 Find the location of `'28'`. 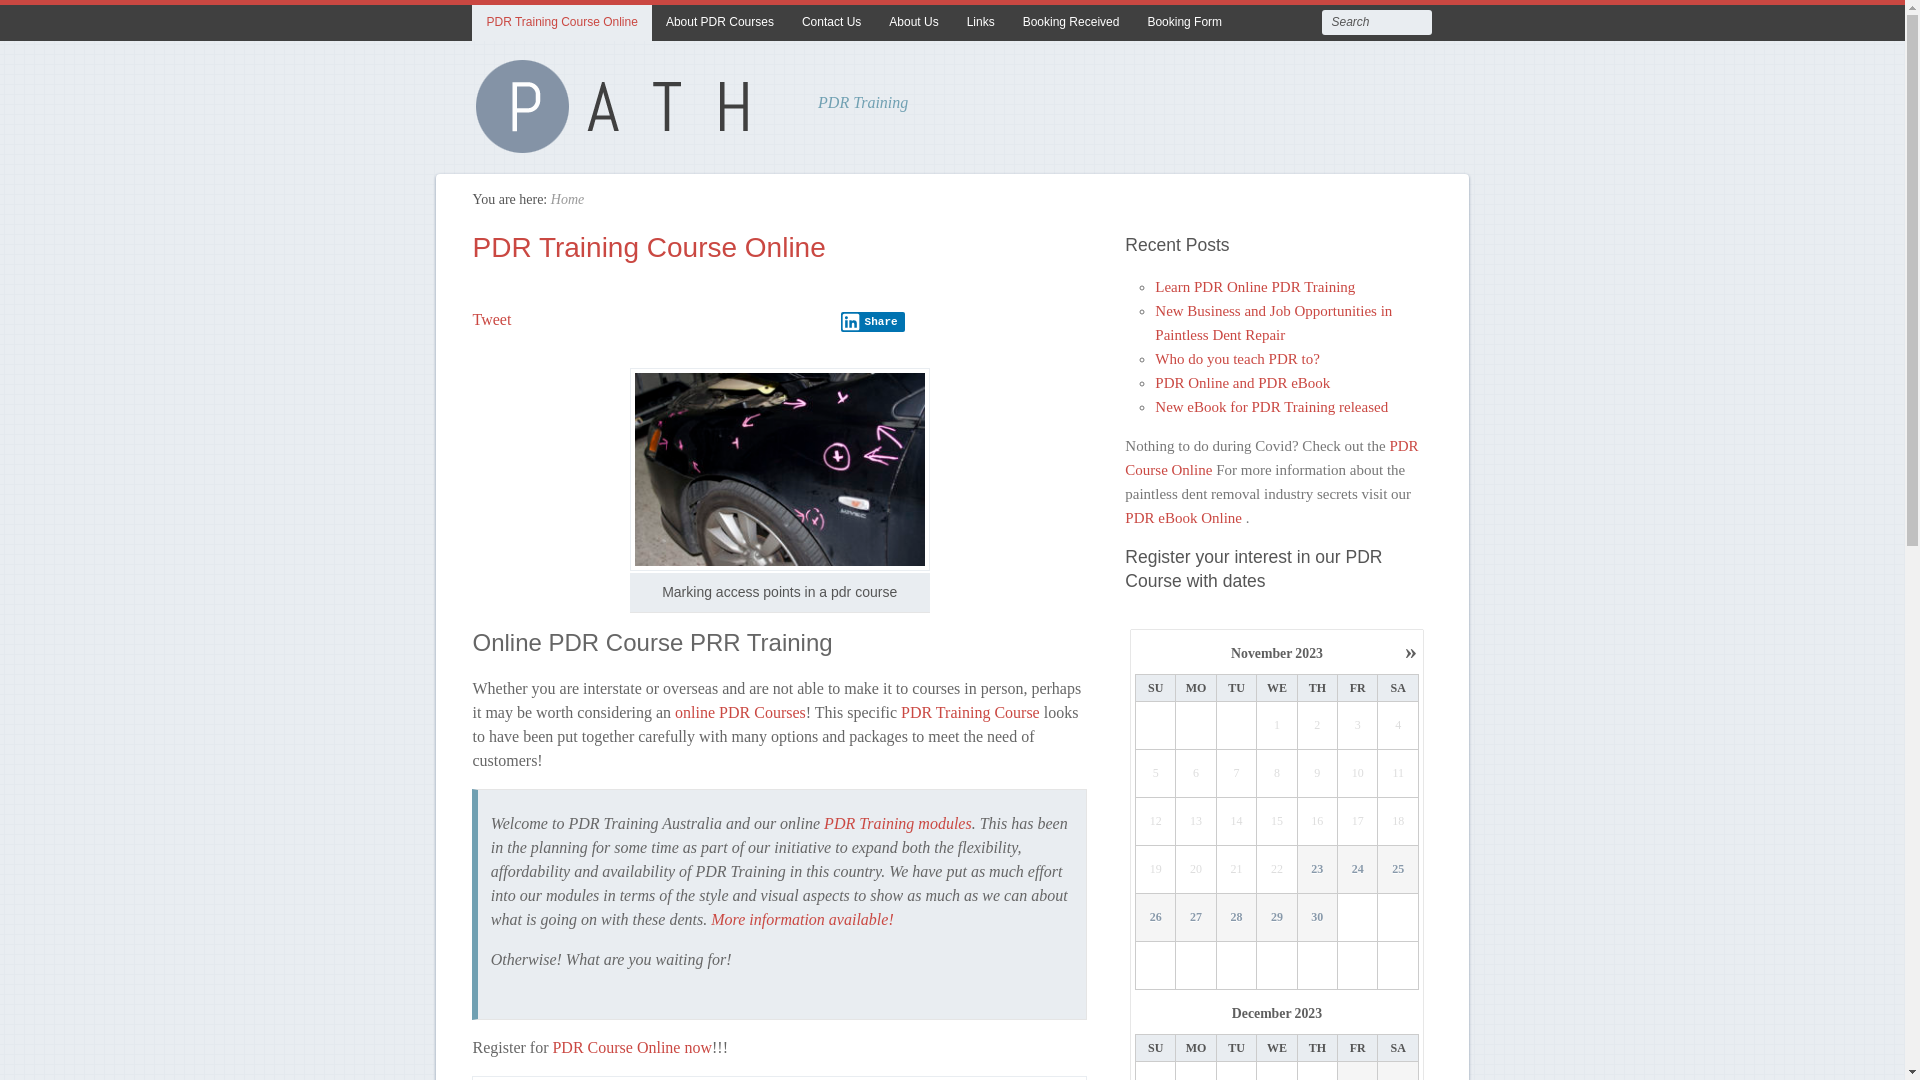

'28' is located at coordinates (1235, 917).